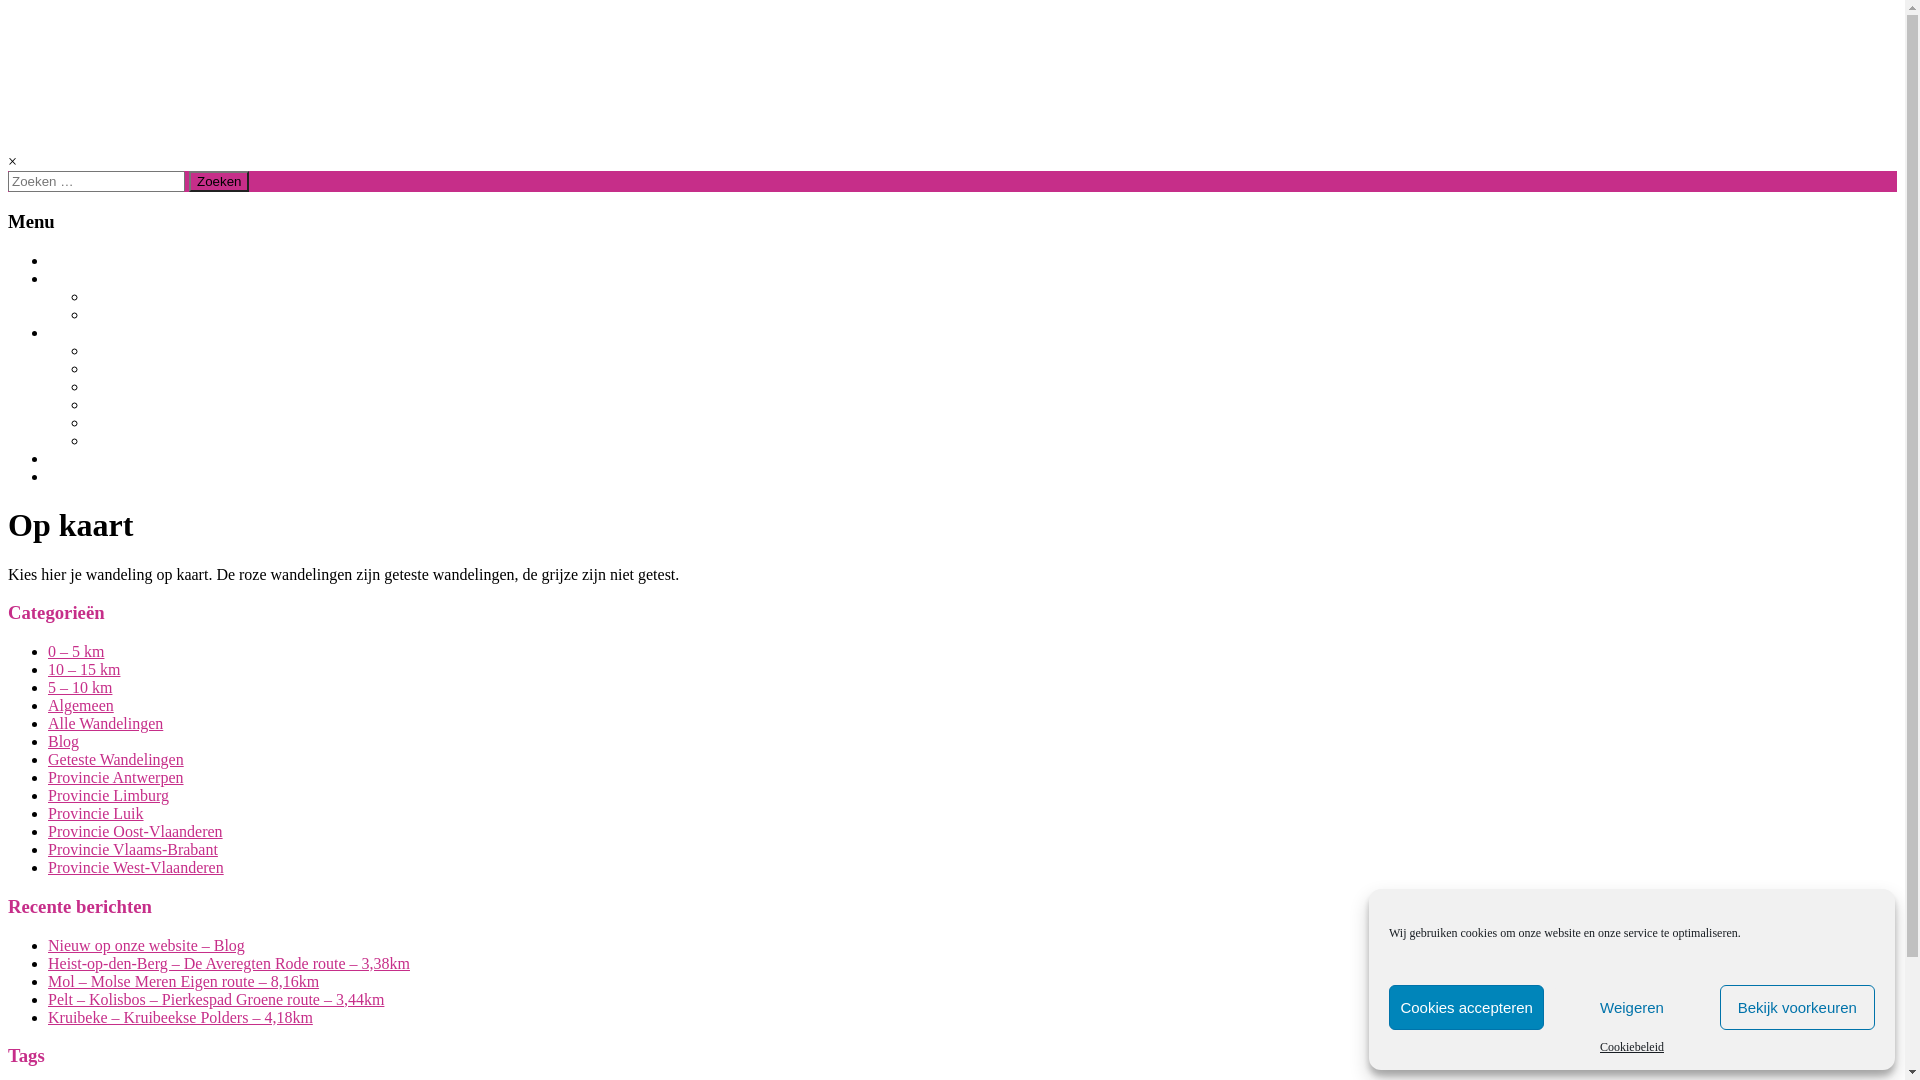  Describe the element at coordinates (86, 422) in the screenshot. I see `'PROVINCIE WEST-VLAANDEREN'` at that location.